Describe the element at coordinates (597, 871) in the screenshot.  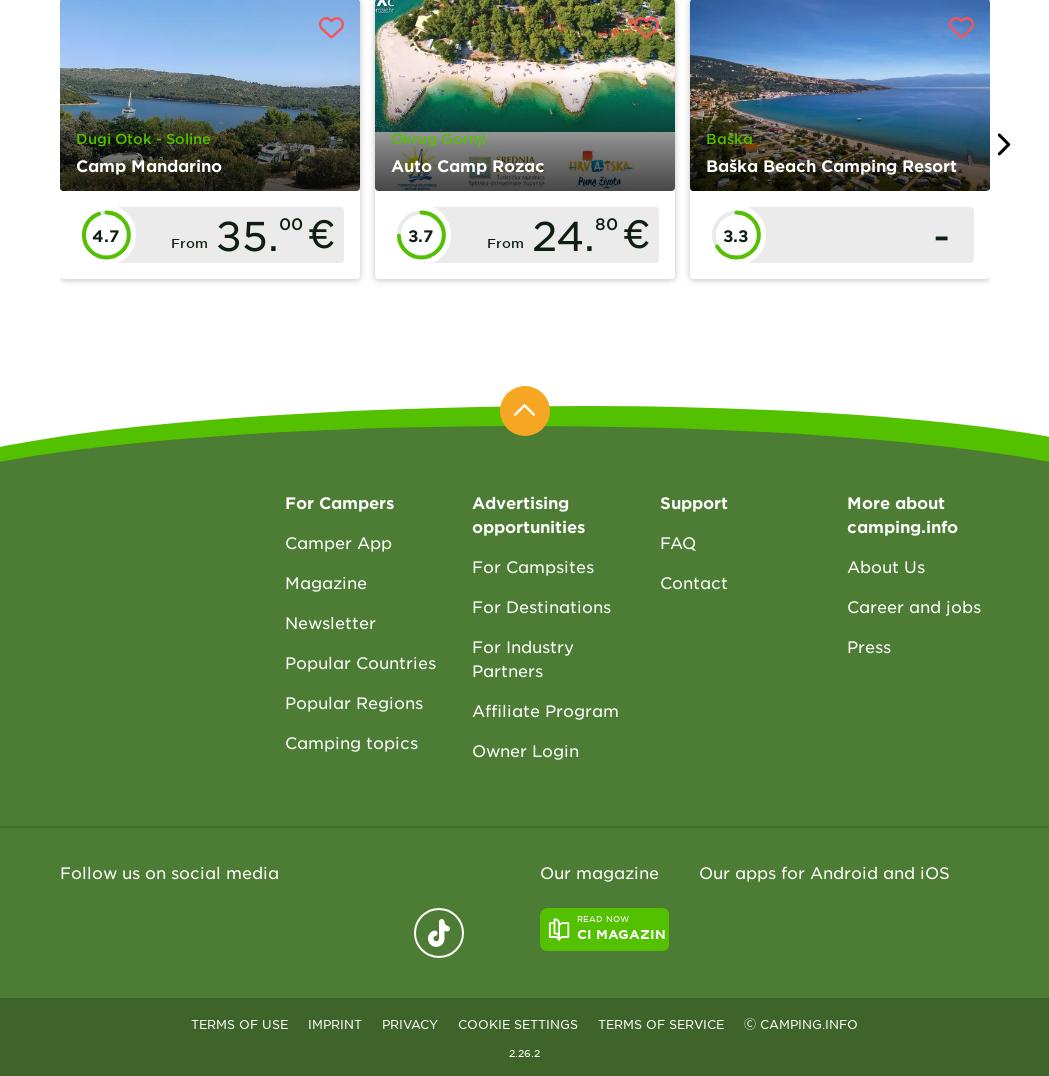
I see `'Our magazine'` at that location.